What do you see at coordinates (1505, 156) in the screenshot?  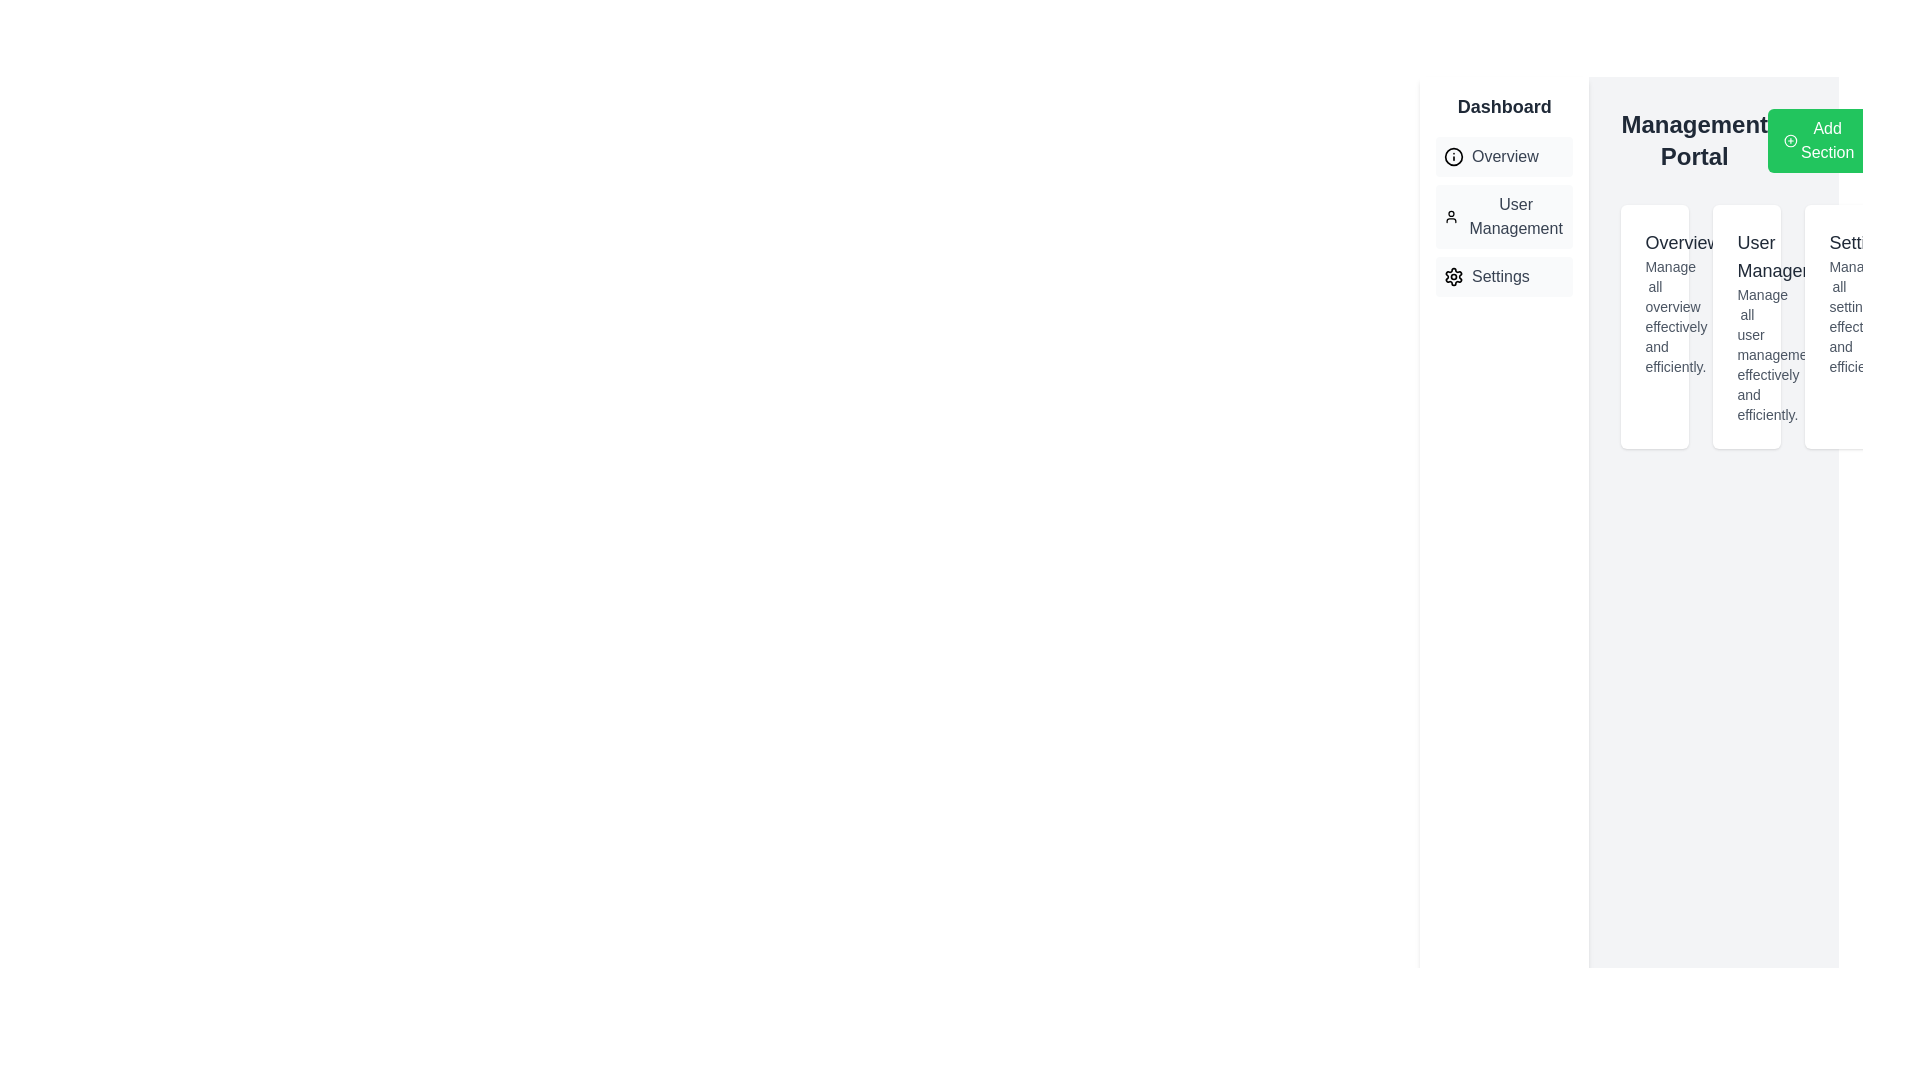 I see `the 'Overview' text label in the vertical navigation menu` at bounding box center [1505, 156].